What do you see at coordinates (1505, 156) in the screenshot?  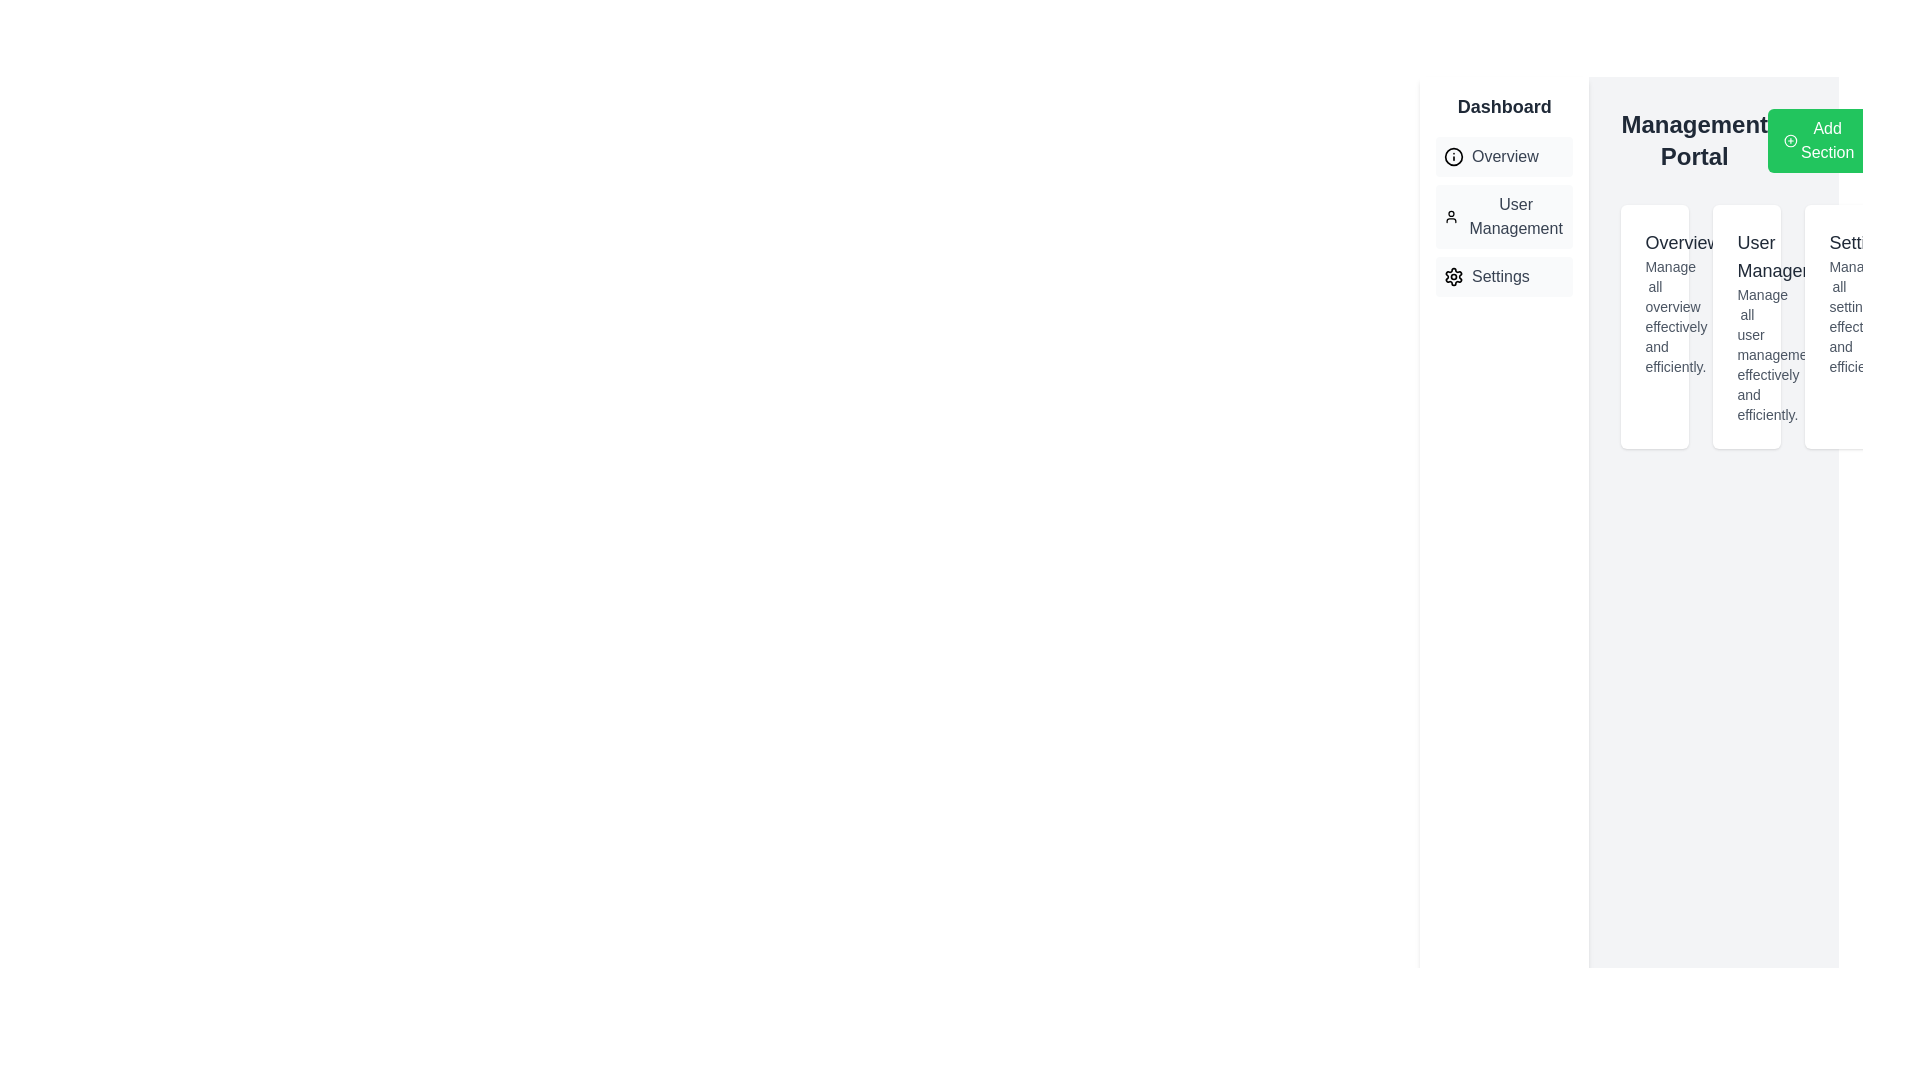 I see `the 'Overview' text label in the vertical navigation menu` at bounding box center [1505, 156].